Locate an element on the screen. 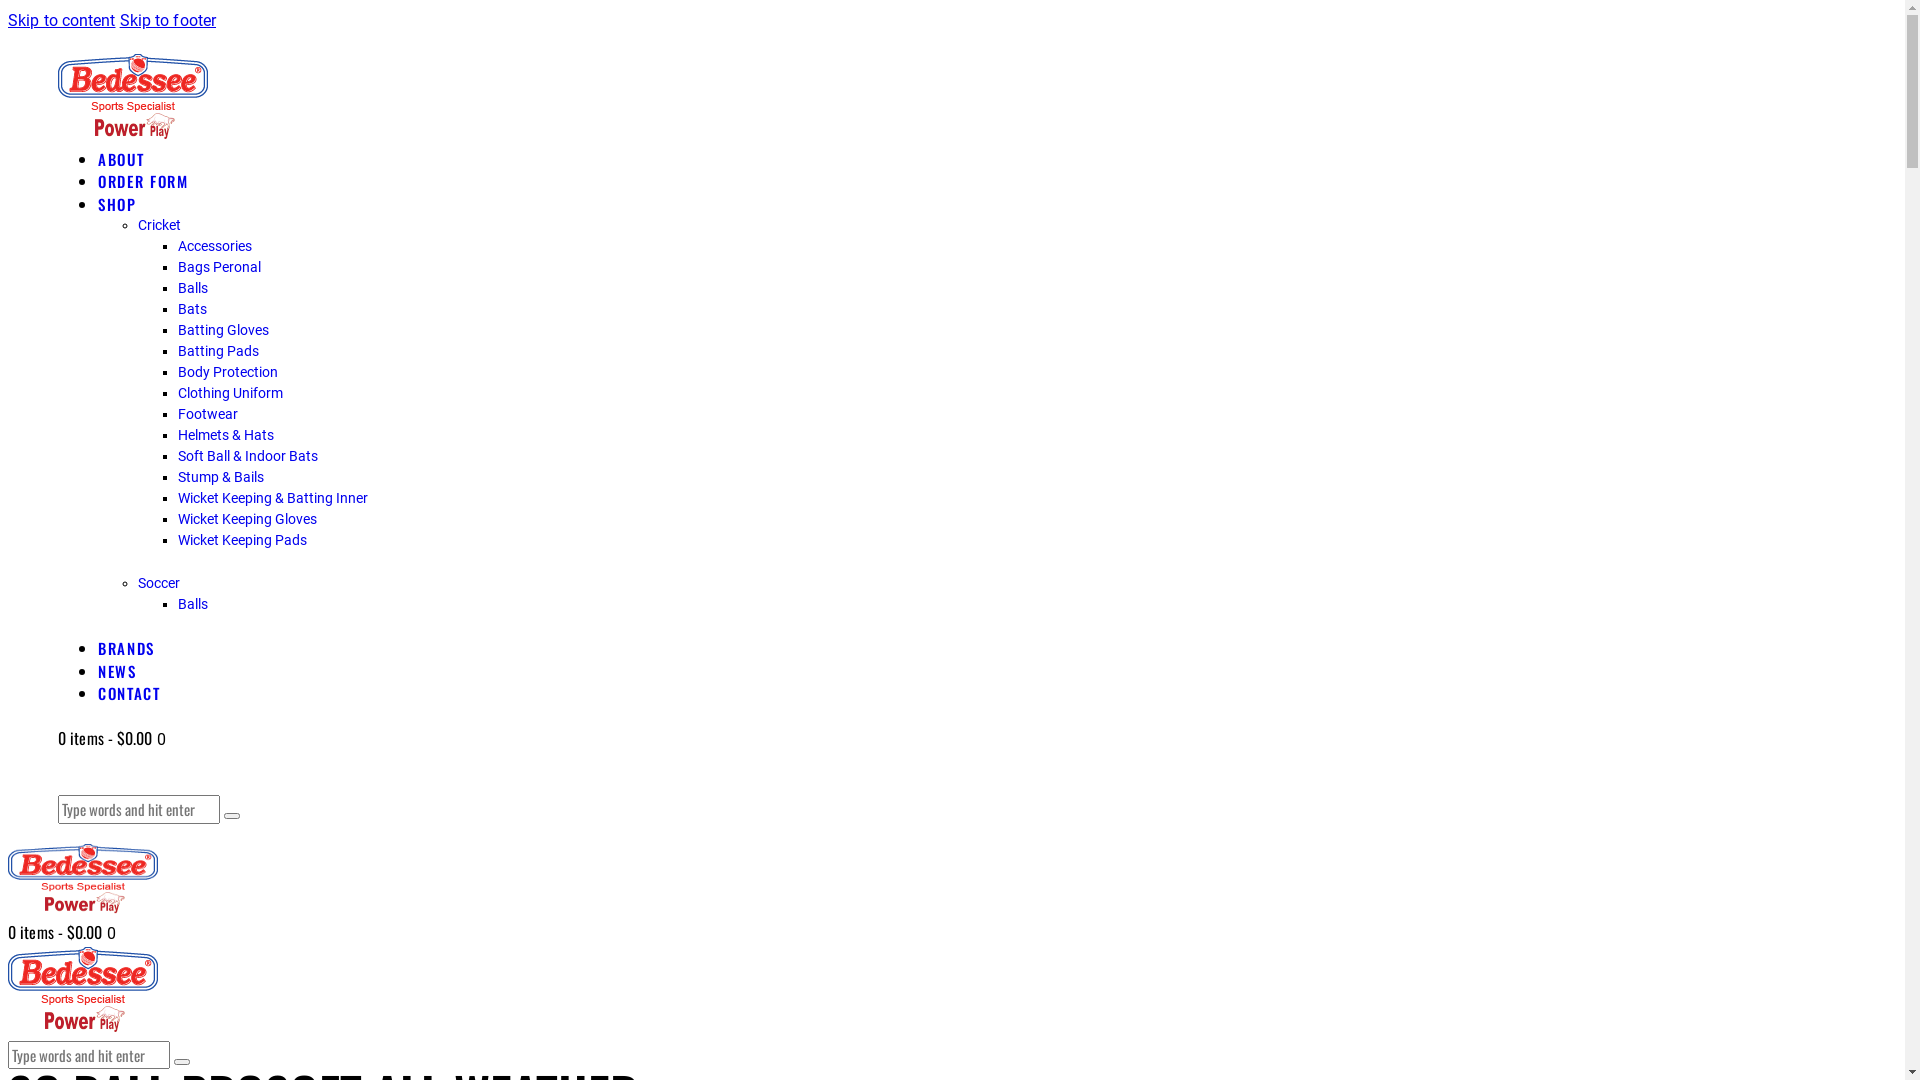 The height and width of the screenshot is (1080, 1920). 'Cricket' is located at coordinates (137, 224).